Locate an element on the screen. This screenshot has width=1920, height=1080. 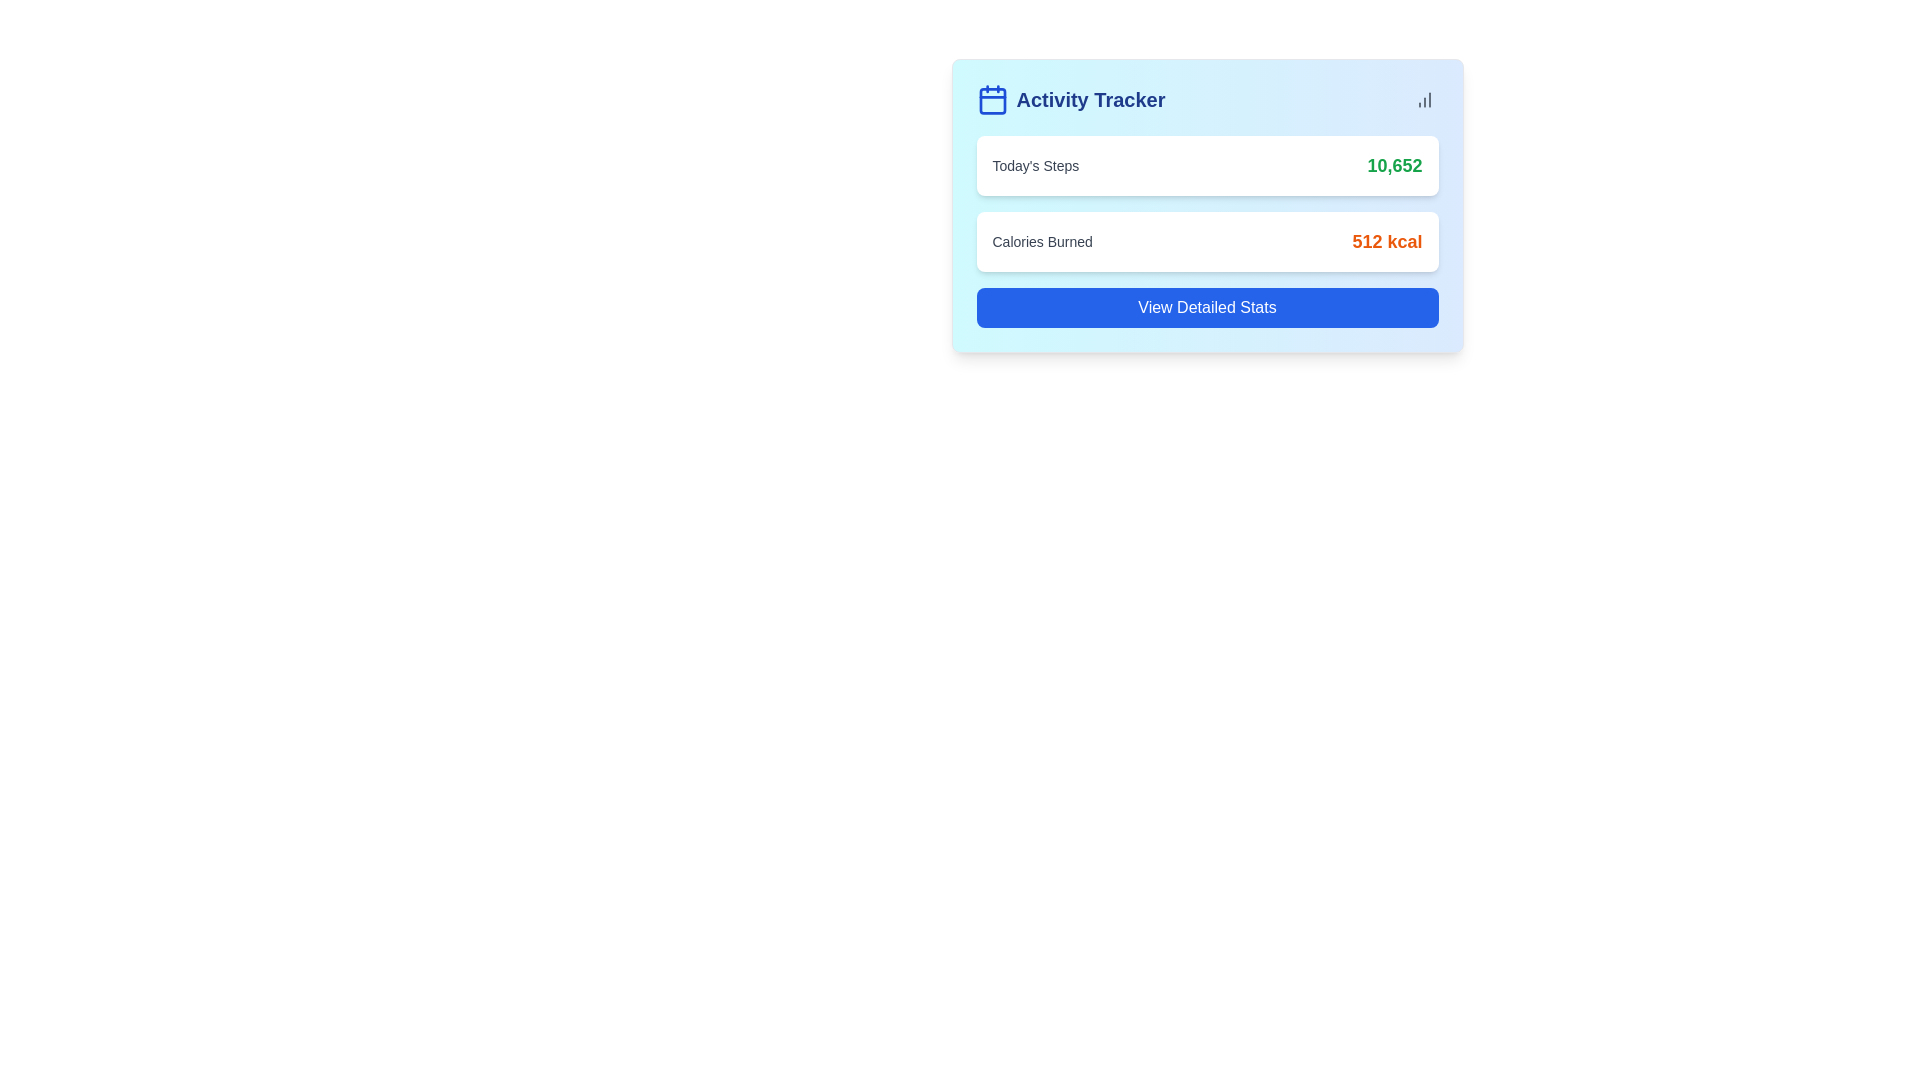
numeric value displayed in the green, bold text label showing '10,652', which is aligned with the 'Today's Steps' label on the left side of the card in the dashboard interface is located at coordinates (1393, 164).